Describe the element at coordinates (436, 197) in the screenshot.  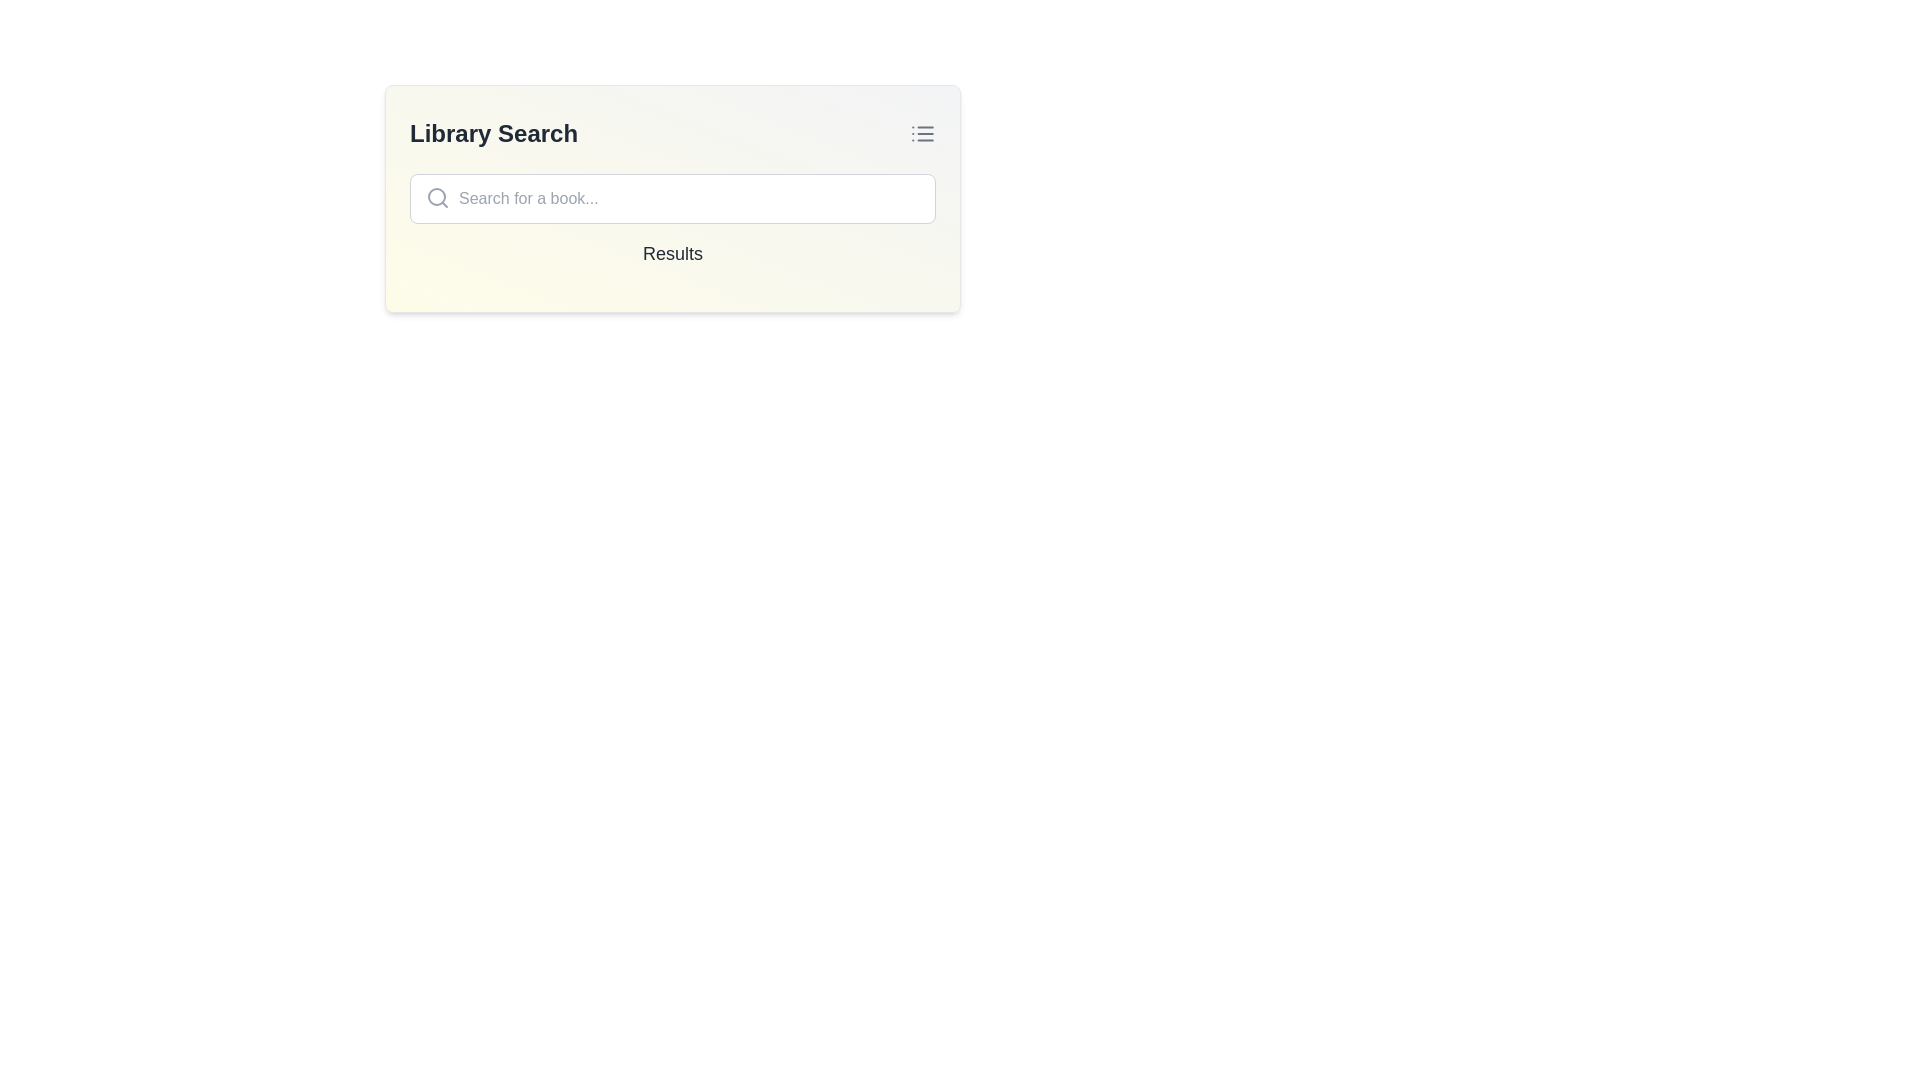
I see `the magnifying glass icon, which is light gray and located inside the left padding area of the search input field, next to the placeholder text 'Search for a book...'` at that location.